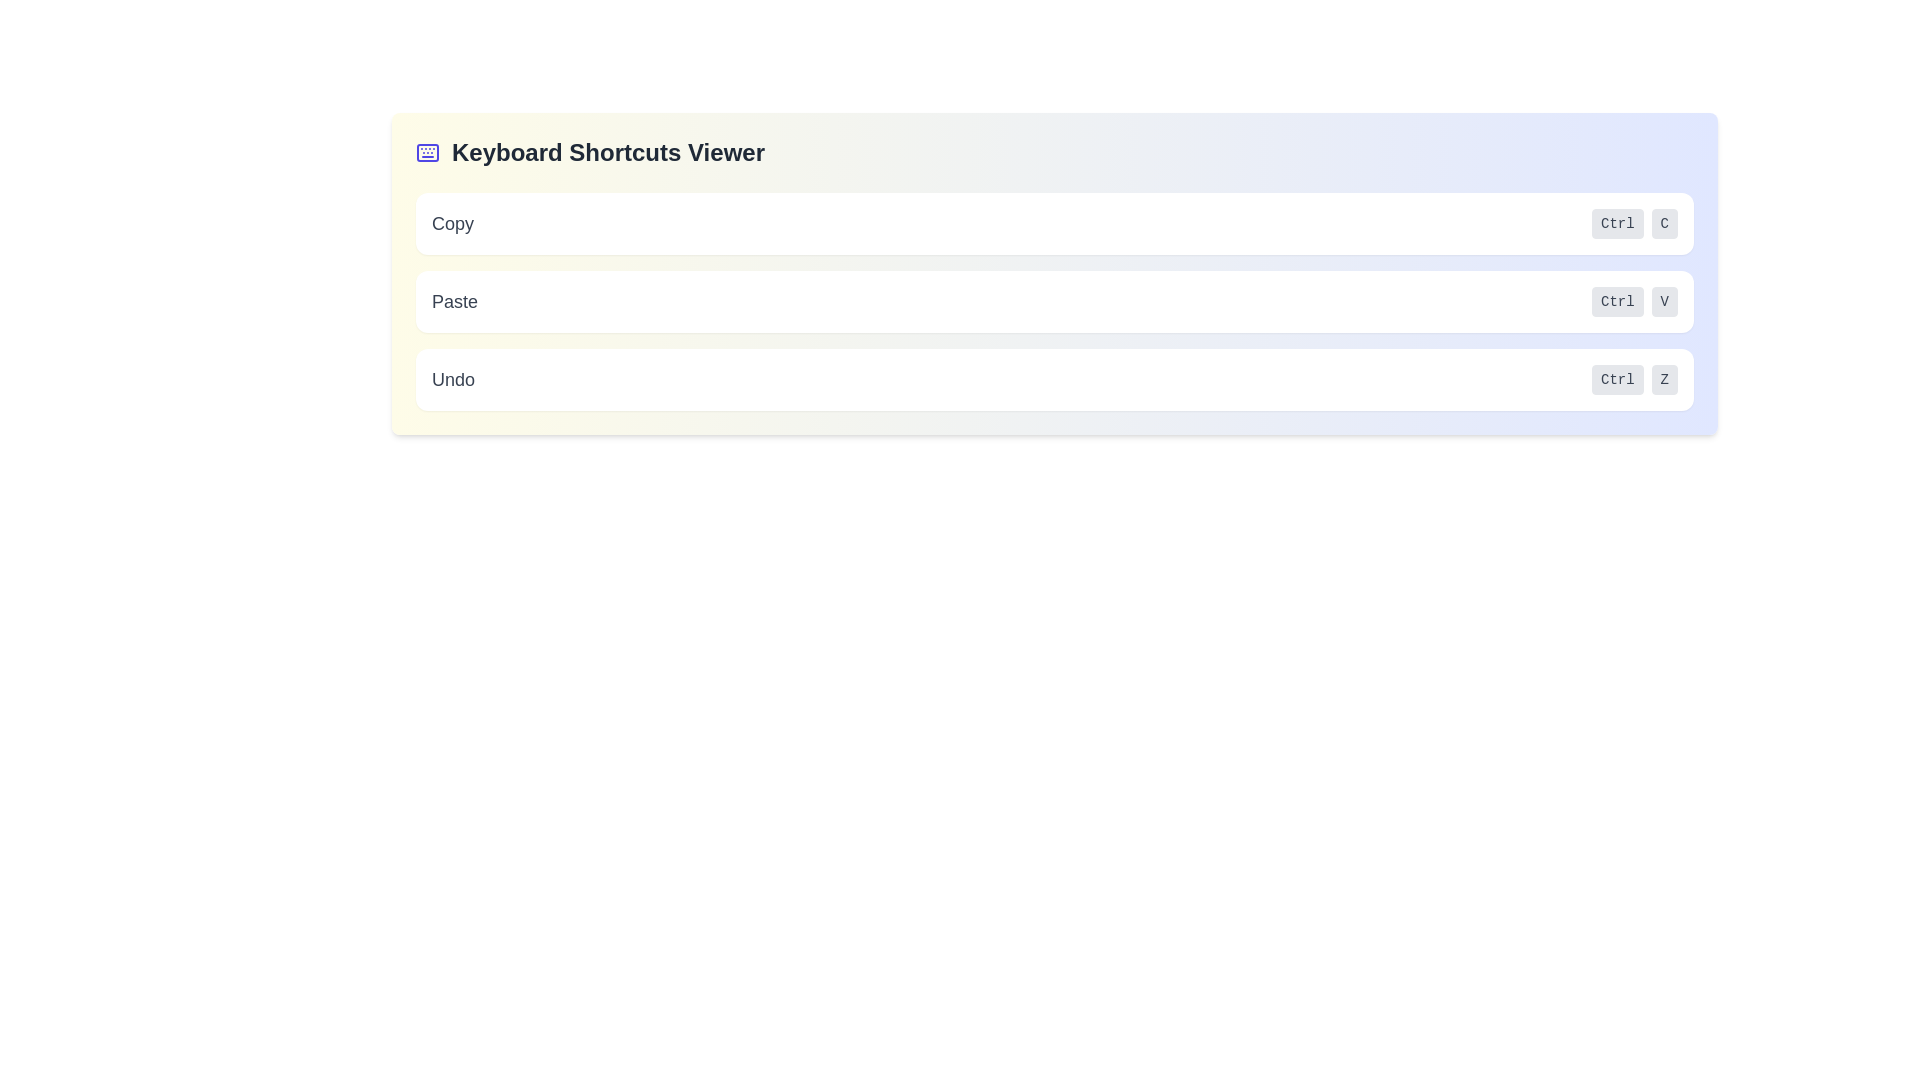 This screenshot has width=1920, height=1080. I want to click on the keyboard shortcuts icon, which is the leftmost element in the header section of the 'Keyboard Shortcuts Viewer', so click(426, 152).